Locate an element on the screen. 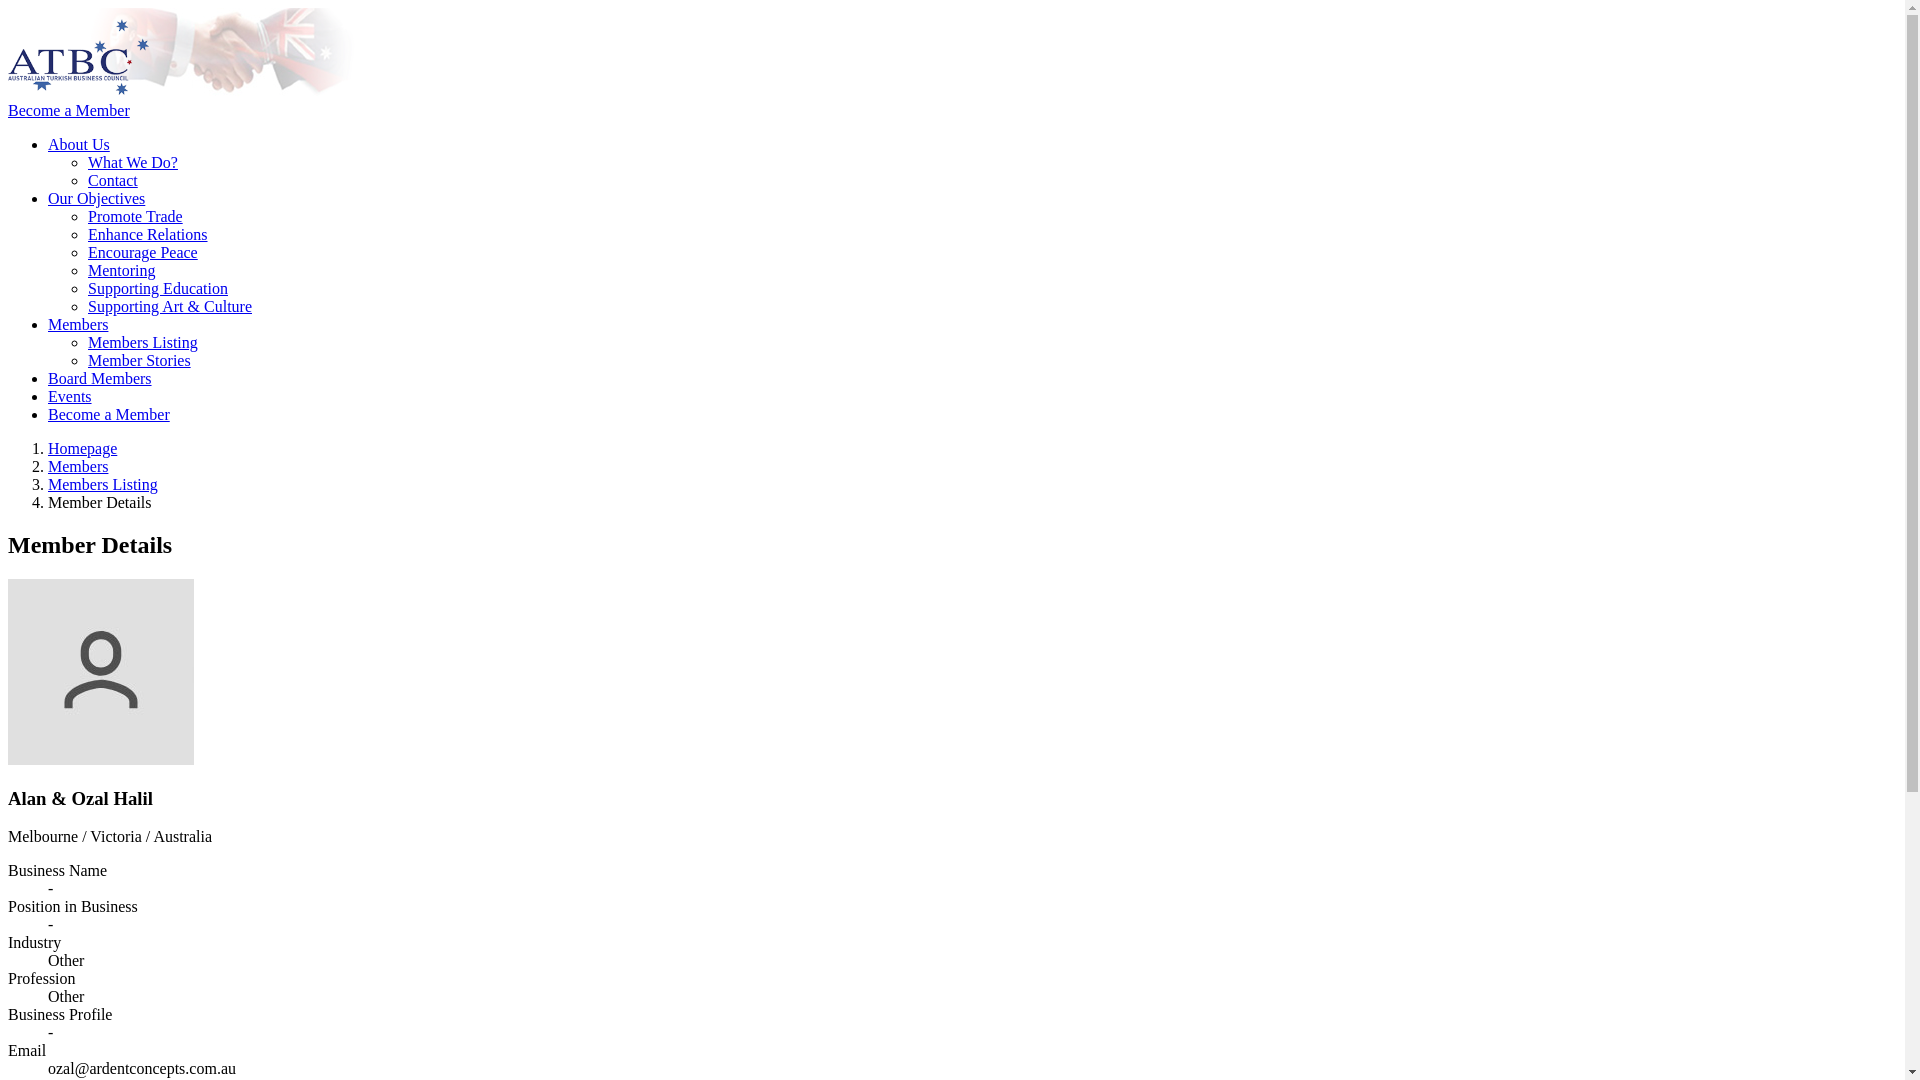  'Members' is located at coordinates (77, 323).